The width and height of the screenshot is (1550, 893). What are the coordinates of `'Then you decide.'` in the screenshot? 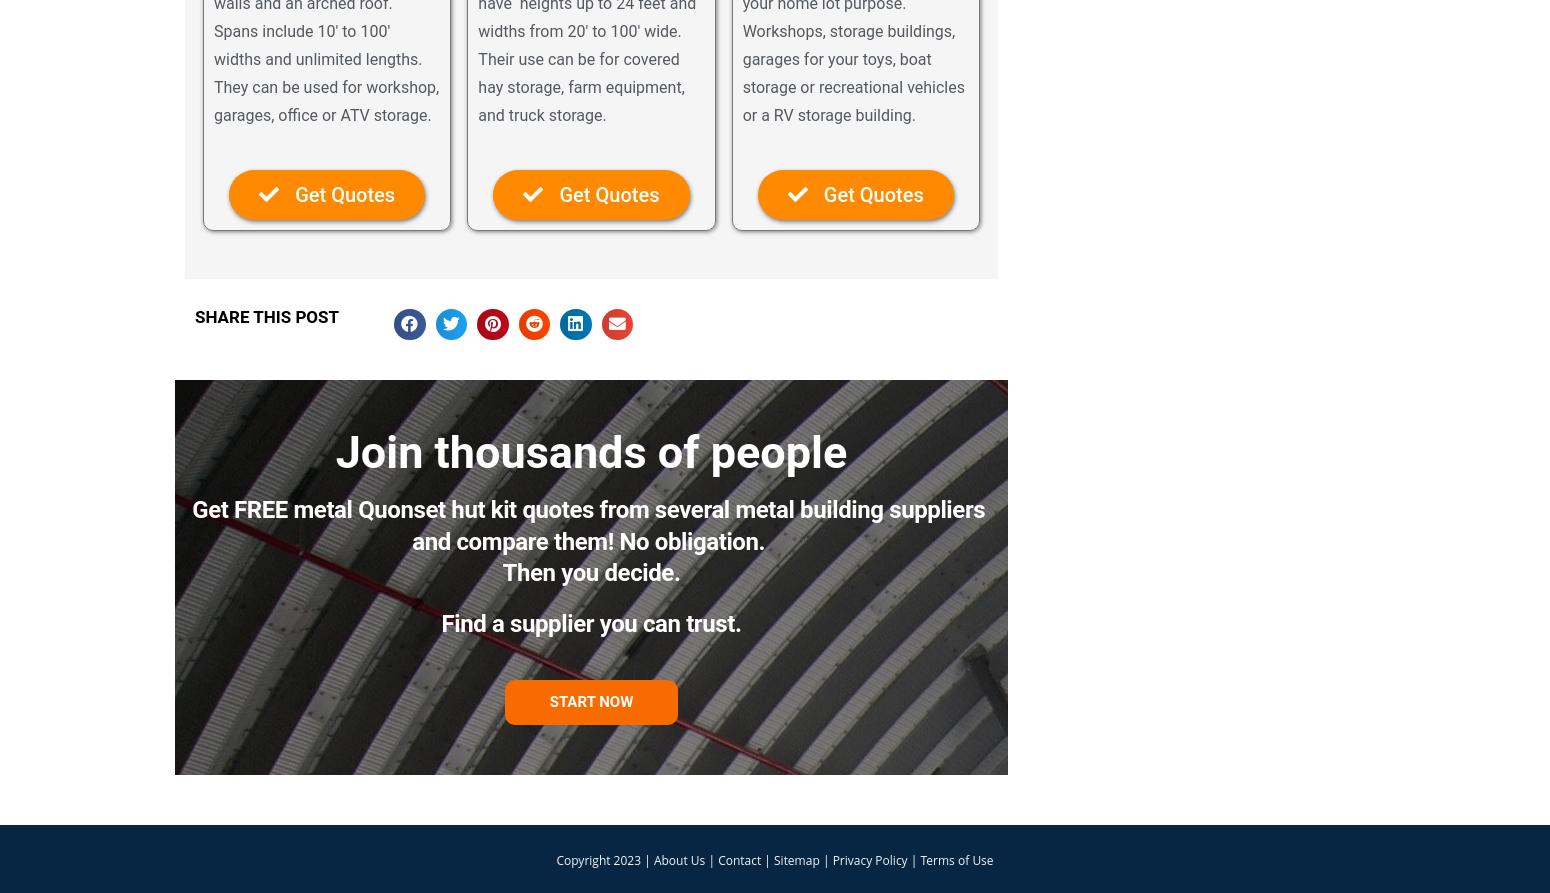 It's located at (591, 570).